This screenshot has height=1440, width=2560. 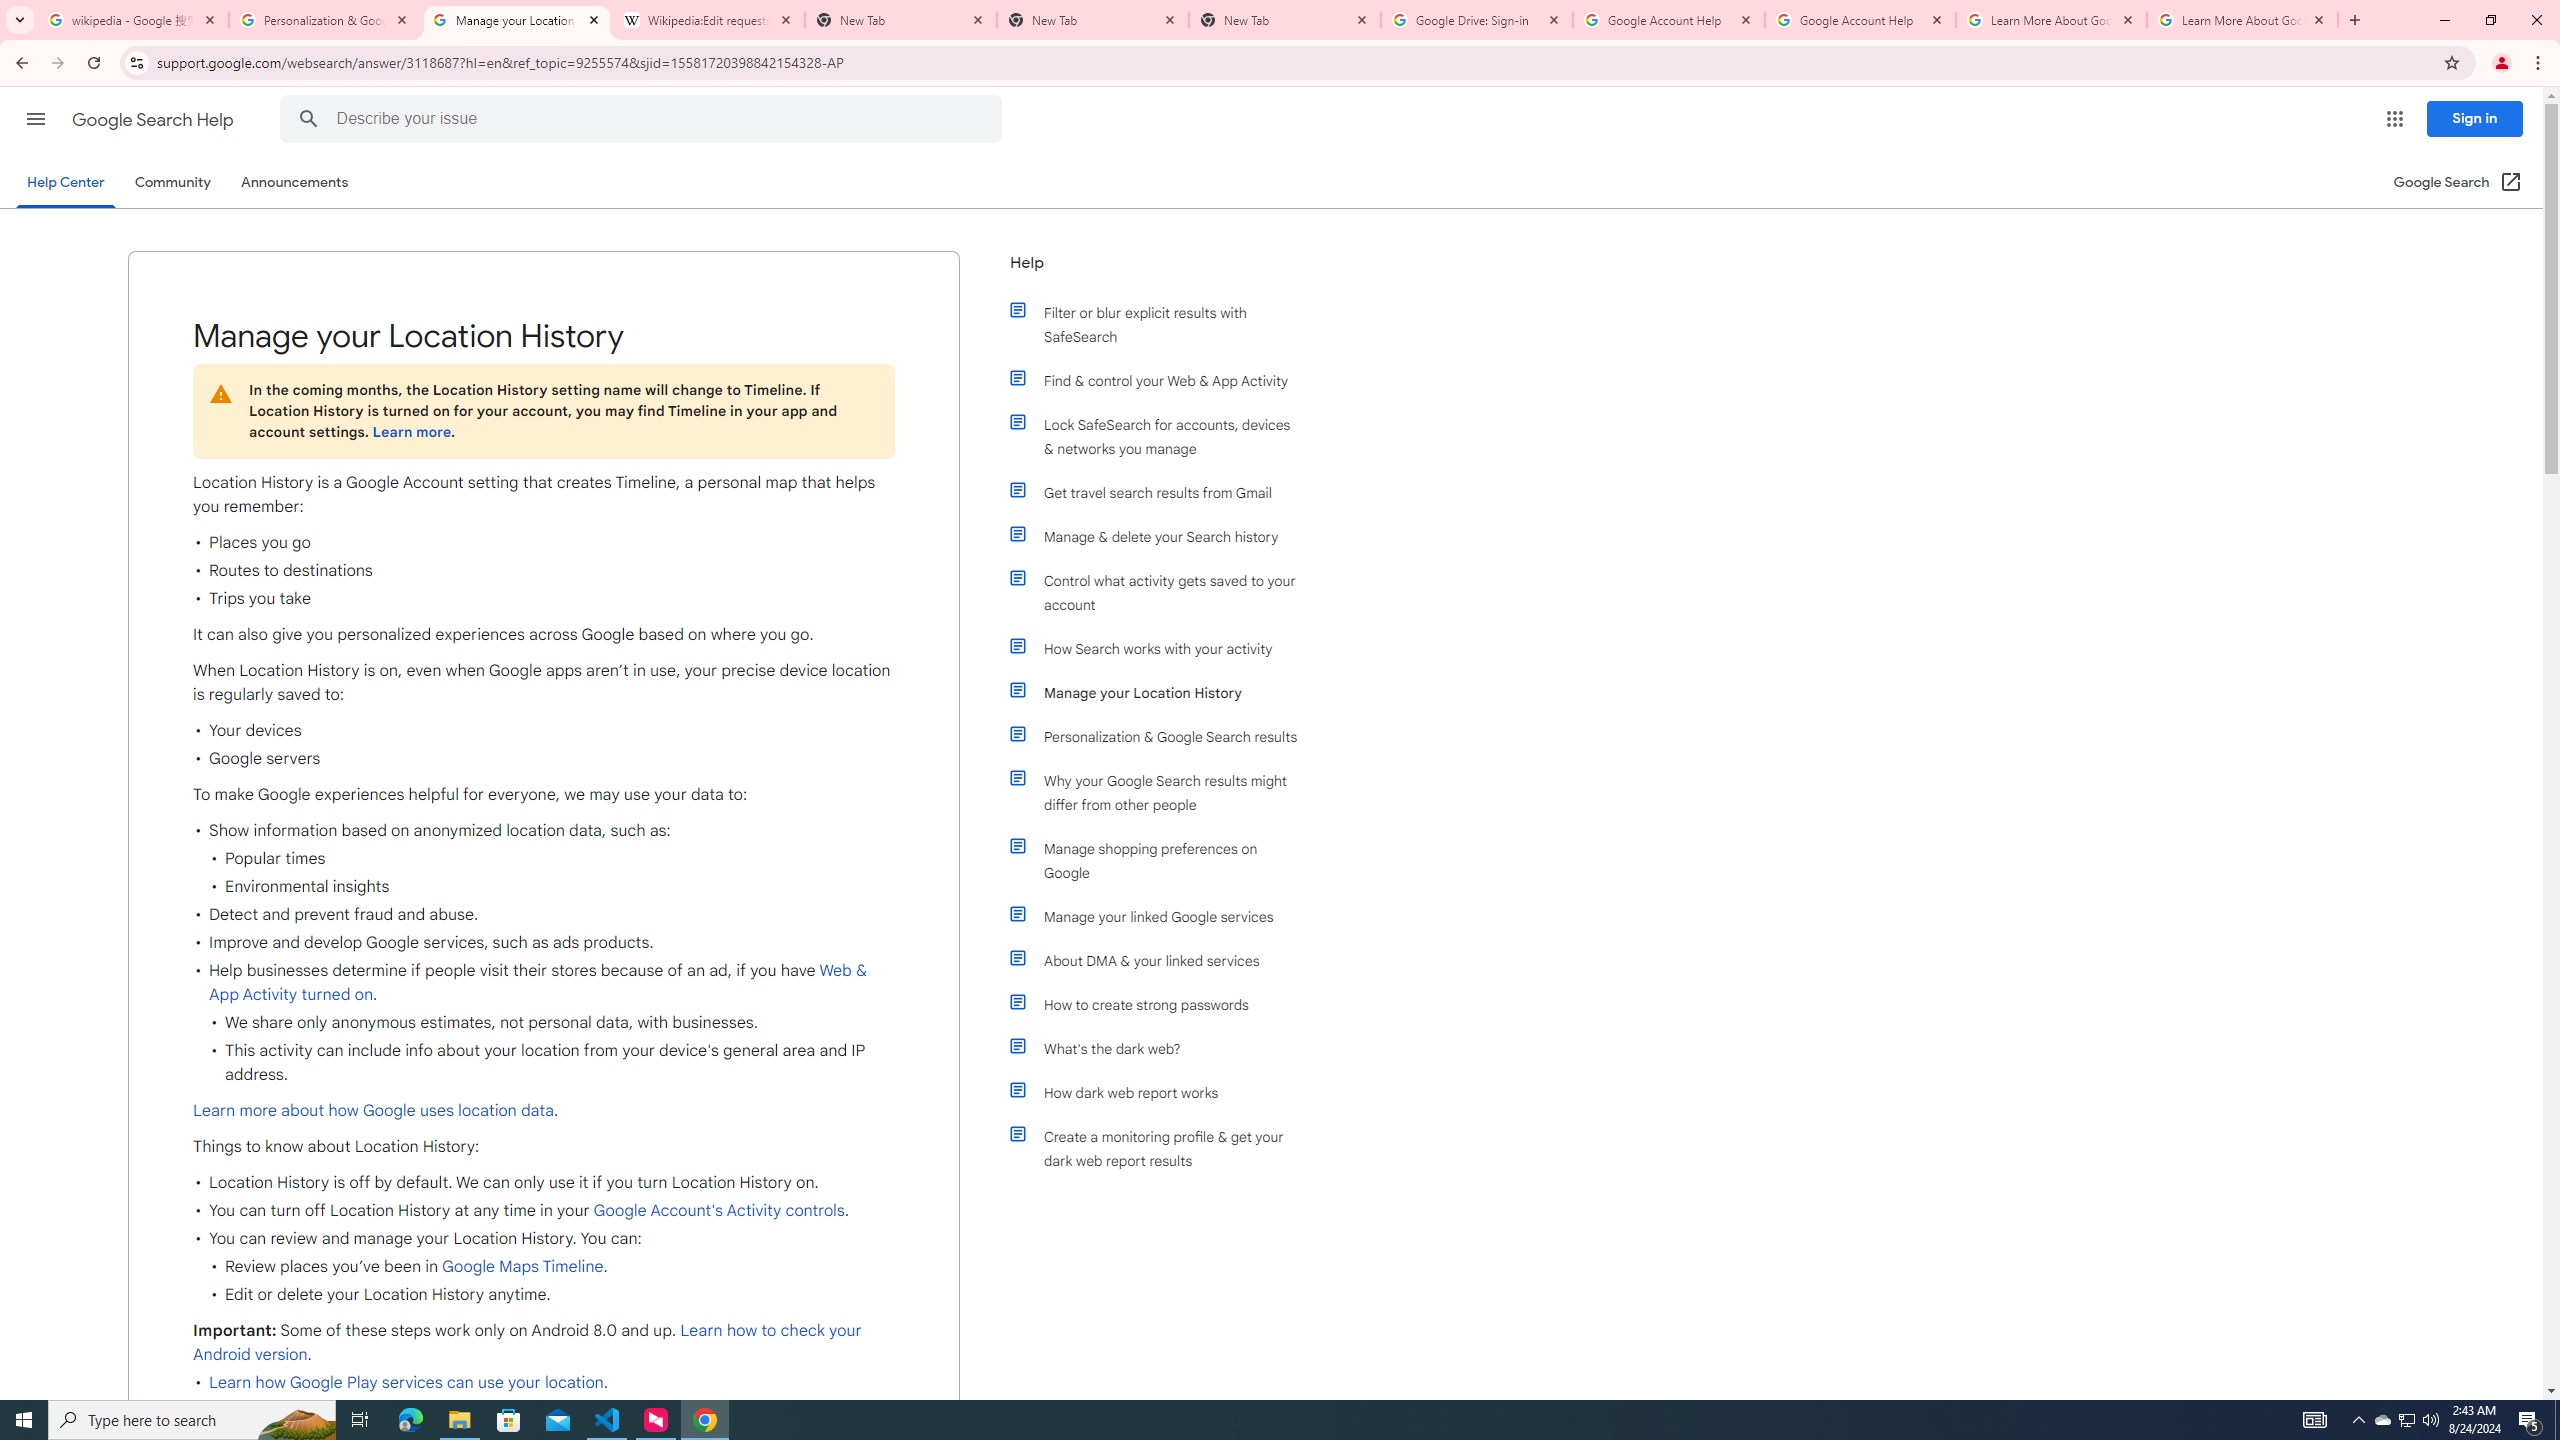 What do you see at coordinates (325, 19) in the screenshot?
I see `'Personalization & Google Search results - Google Search Help'` at bounding box center [325, 19].